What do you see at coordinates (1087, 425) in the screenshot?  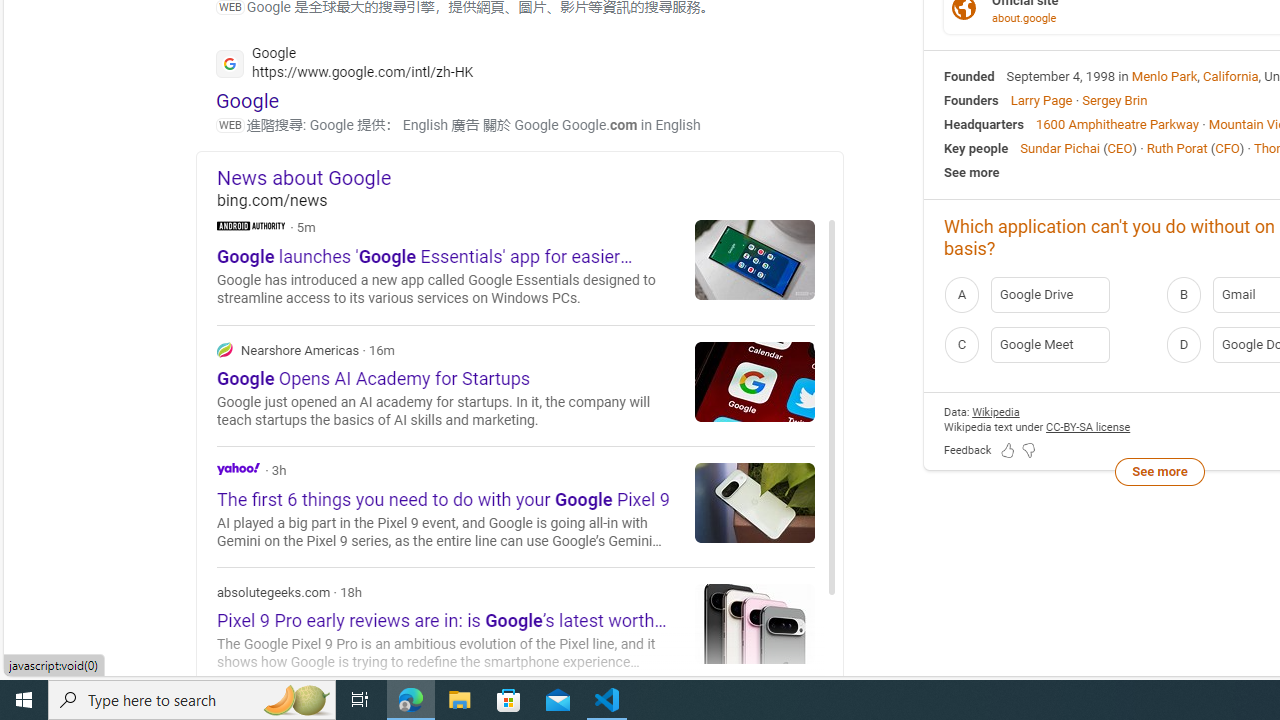 I see `'CC-BY-SA license'` at bounding box center [1087, 425].